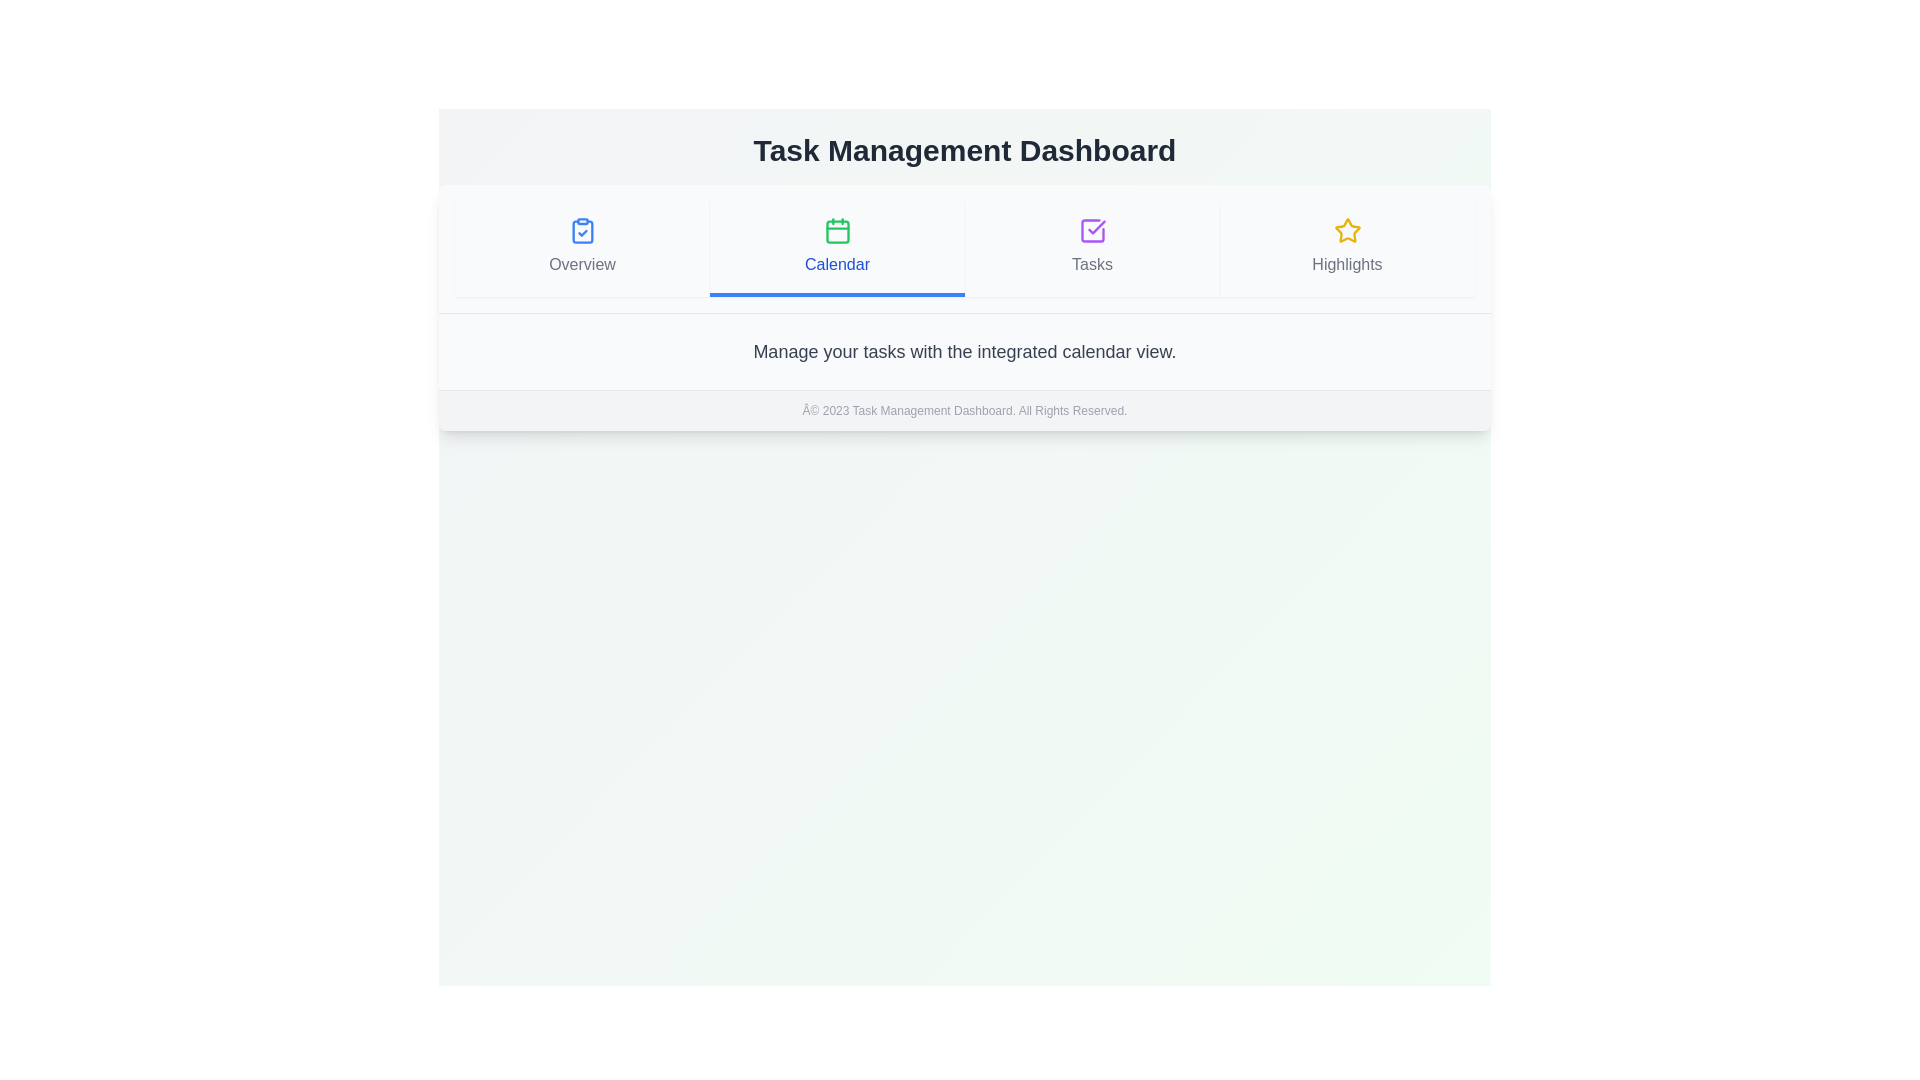 This screenshot has height=1080, width=1920. I want to click on the clipboard icon with a checkmark in the 'Overview' section, so click(581, 230).